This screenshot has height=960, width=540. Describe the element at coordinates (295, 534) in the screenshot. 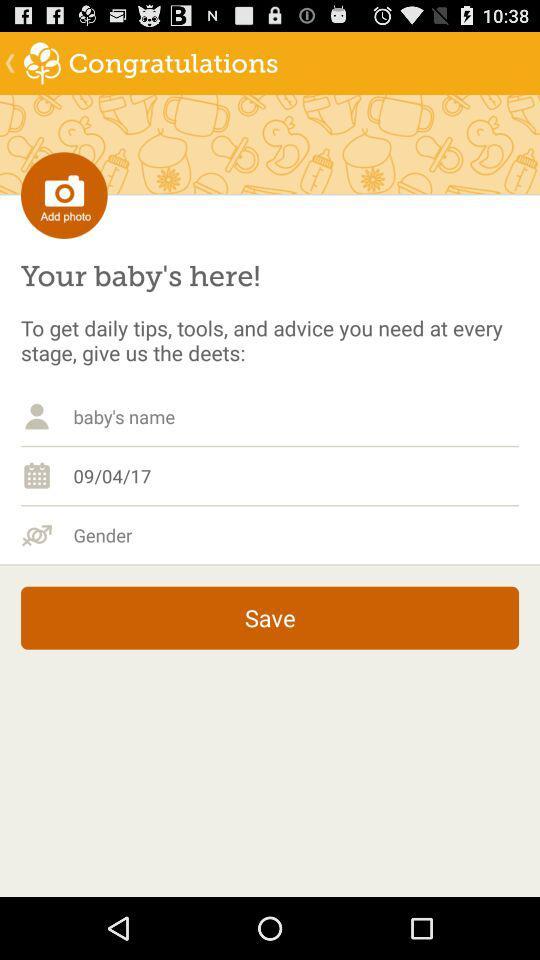

I see `gender` at that location.